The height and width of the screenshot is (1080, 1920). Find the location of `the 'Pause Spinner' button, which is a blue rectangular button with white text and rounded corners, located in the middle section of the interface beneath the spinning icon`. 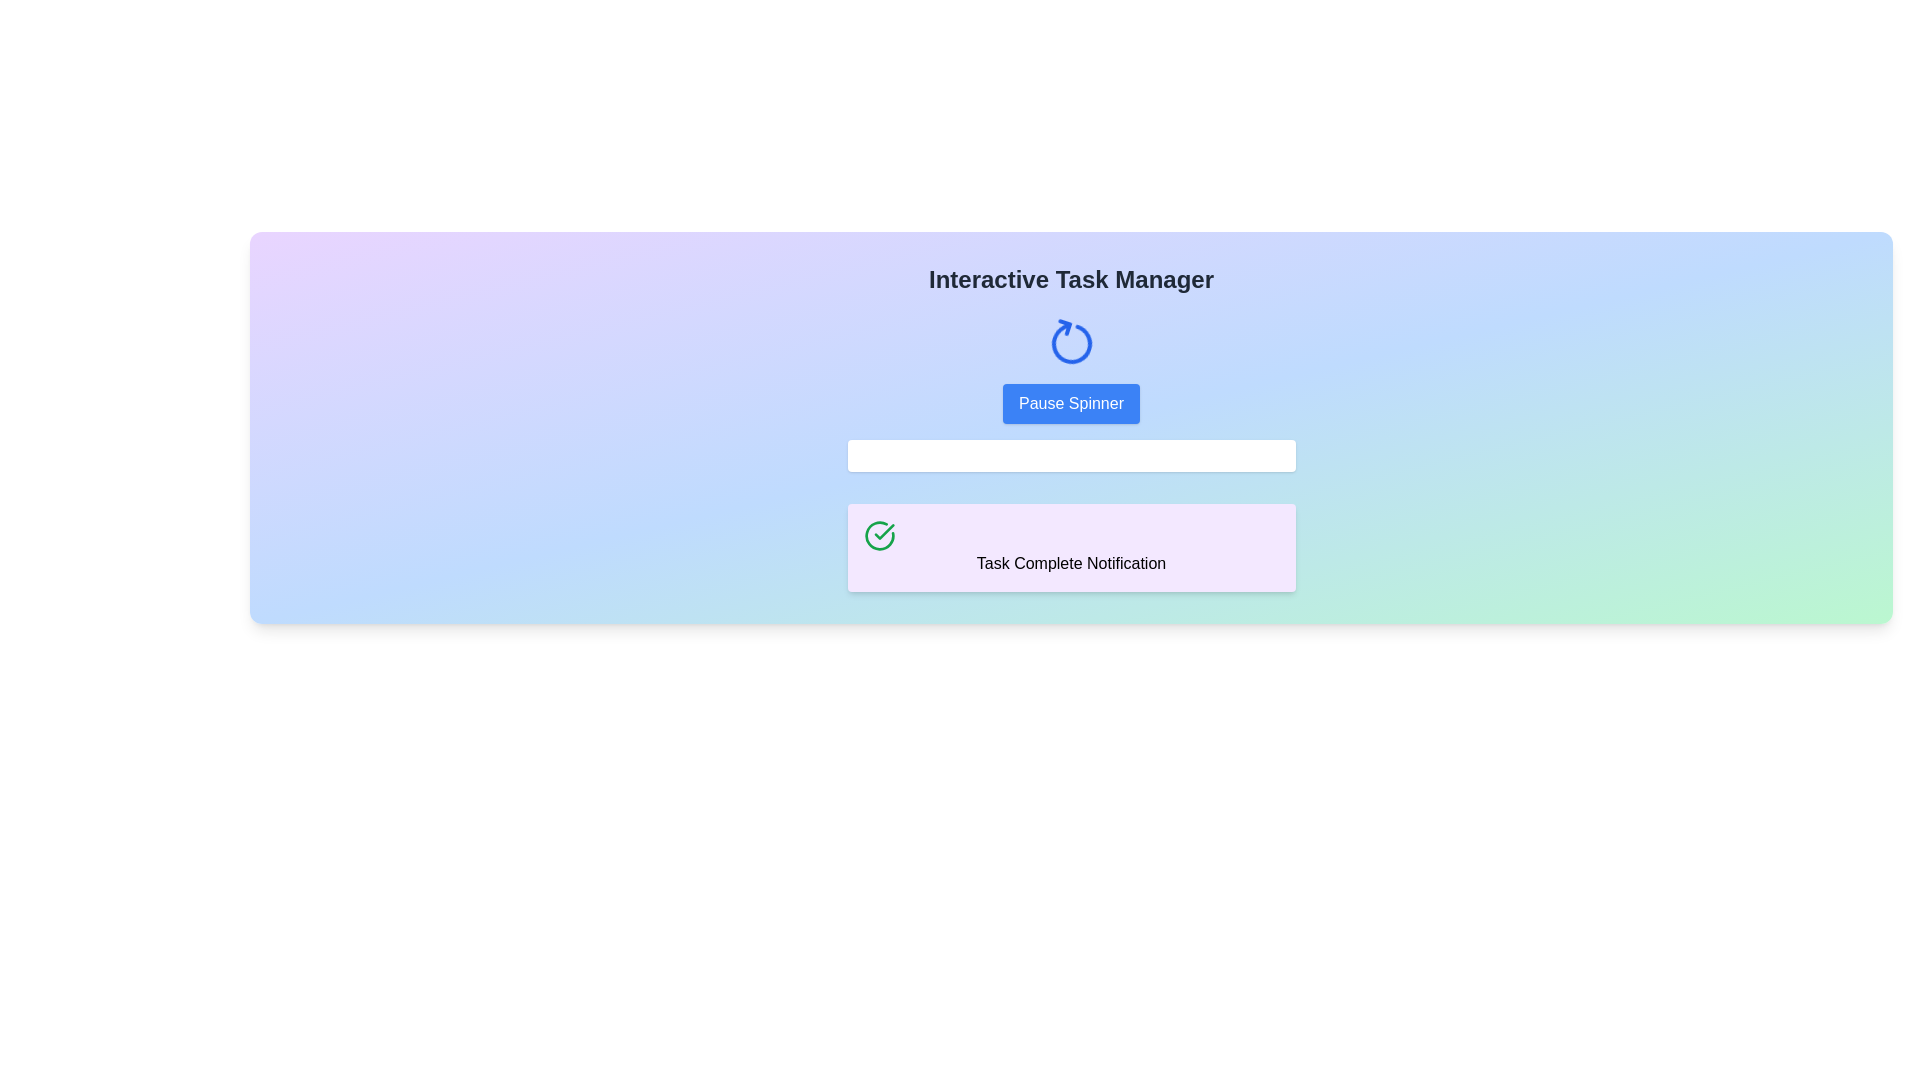

the 'Pause Spinner' button, which is a blue rectangular button with white text and rounded corners, located in the middle section of the interface beneath the spinning icon is located at coordinates (1070, 404).